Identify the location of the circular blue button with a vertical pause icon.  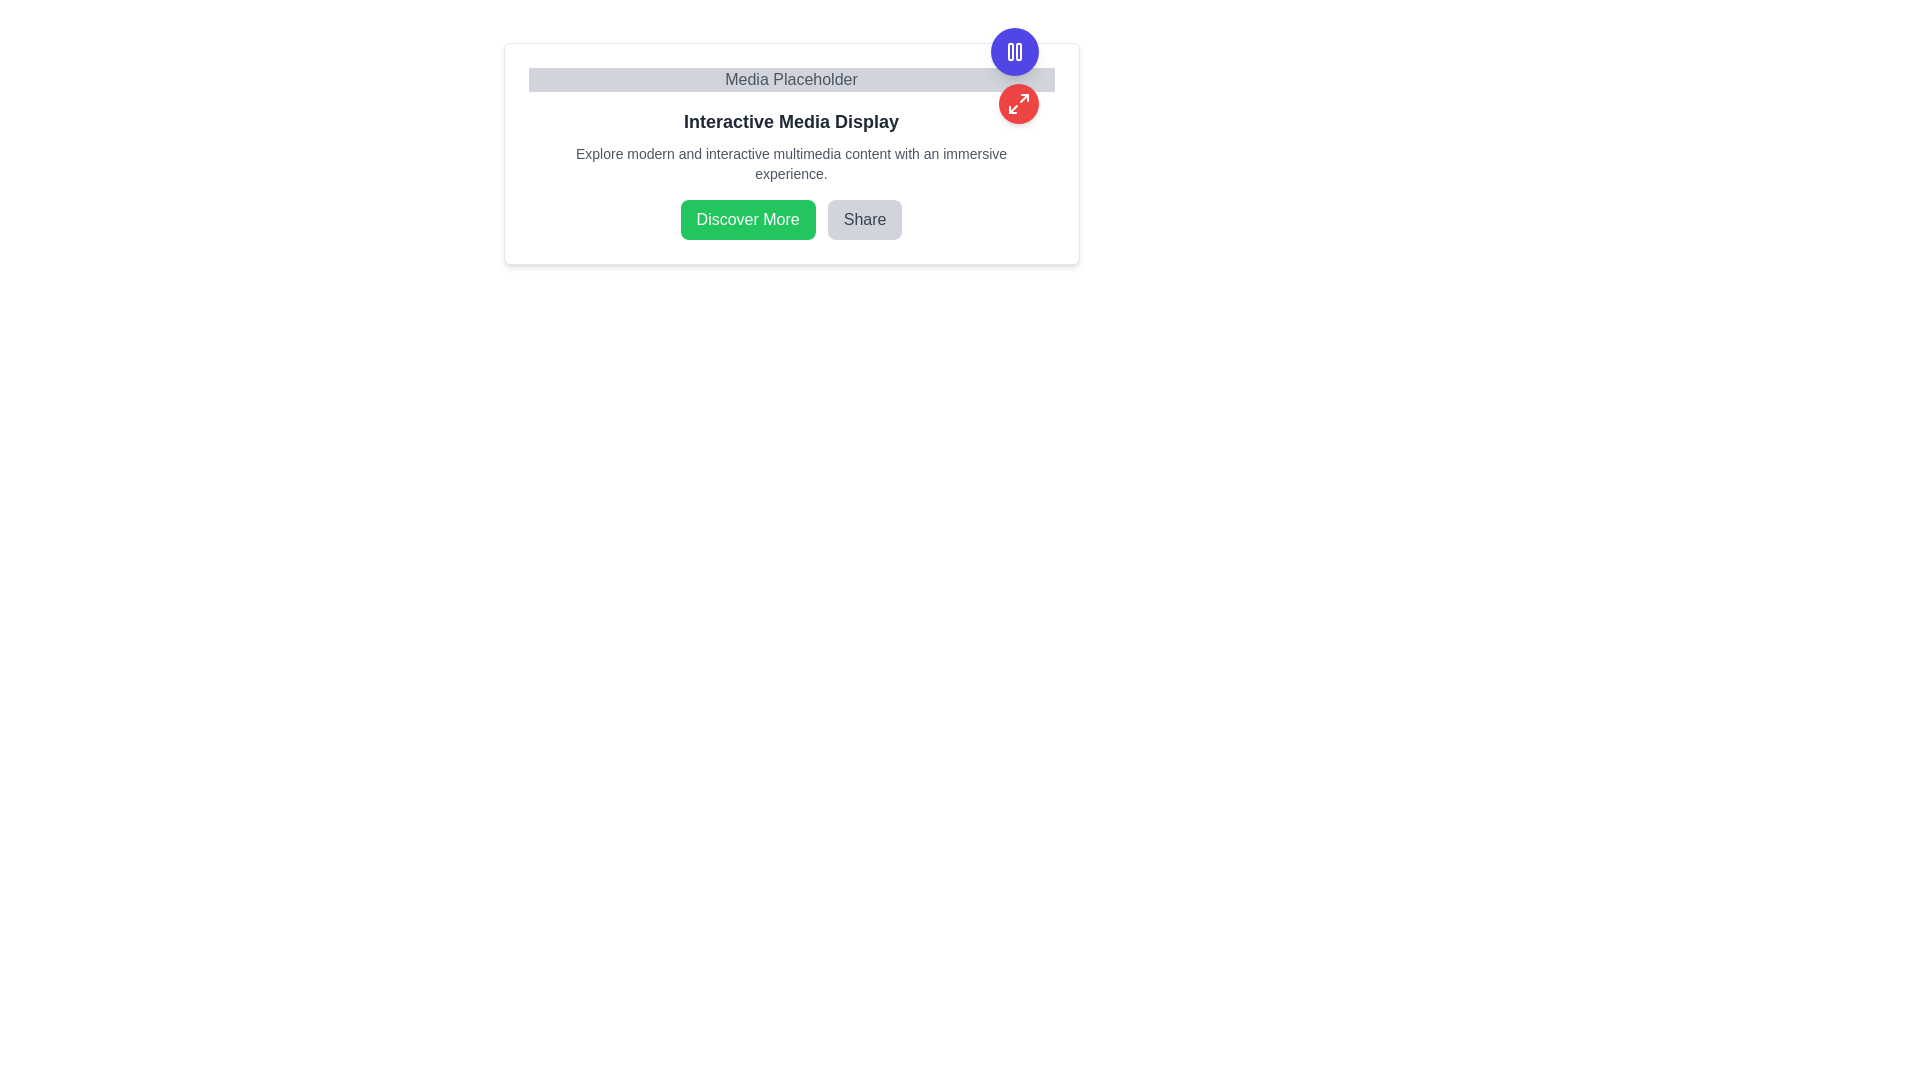
(1014, 50).